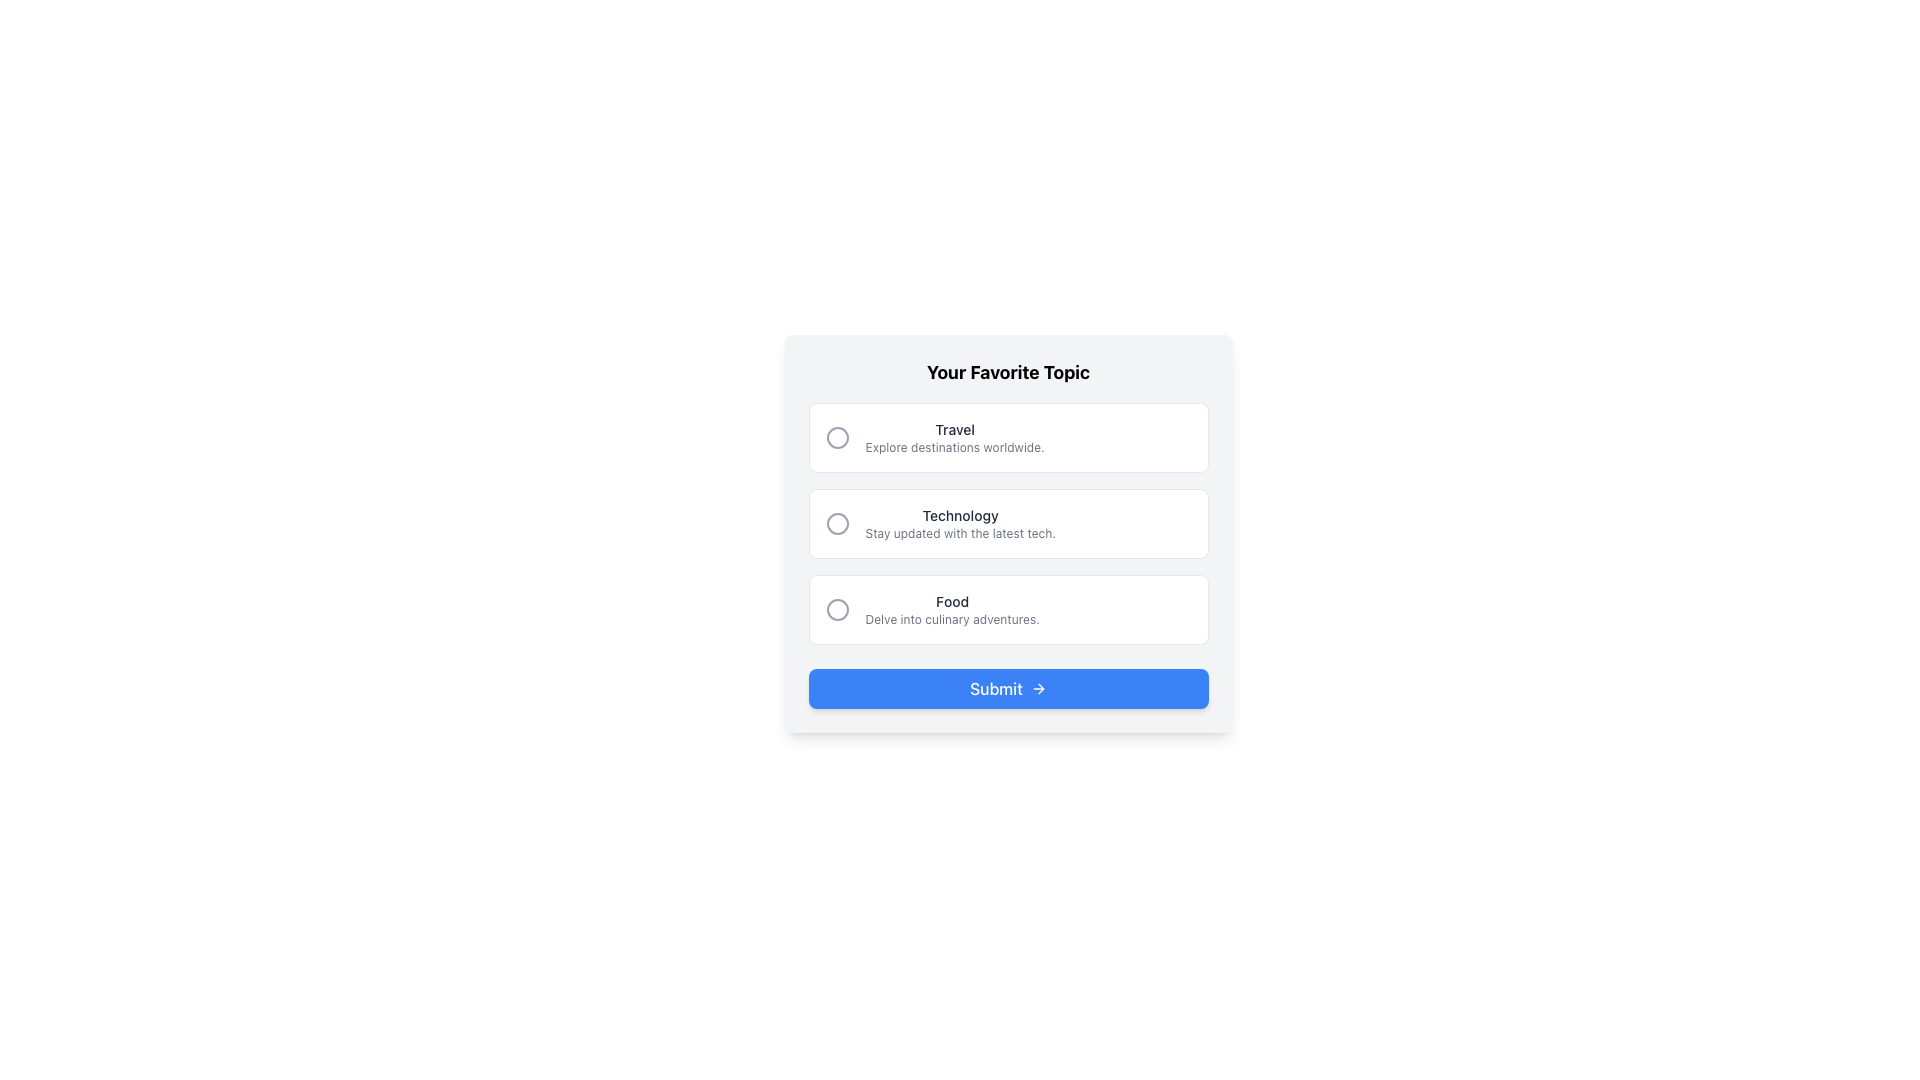  I want to click on the circular outline indicator for the first option 'Travel' in the list titled 'Your Favorite Topic', so click(837, 437).